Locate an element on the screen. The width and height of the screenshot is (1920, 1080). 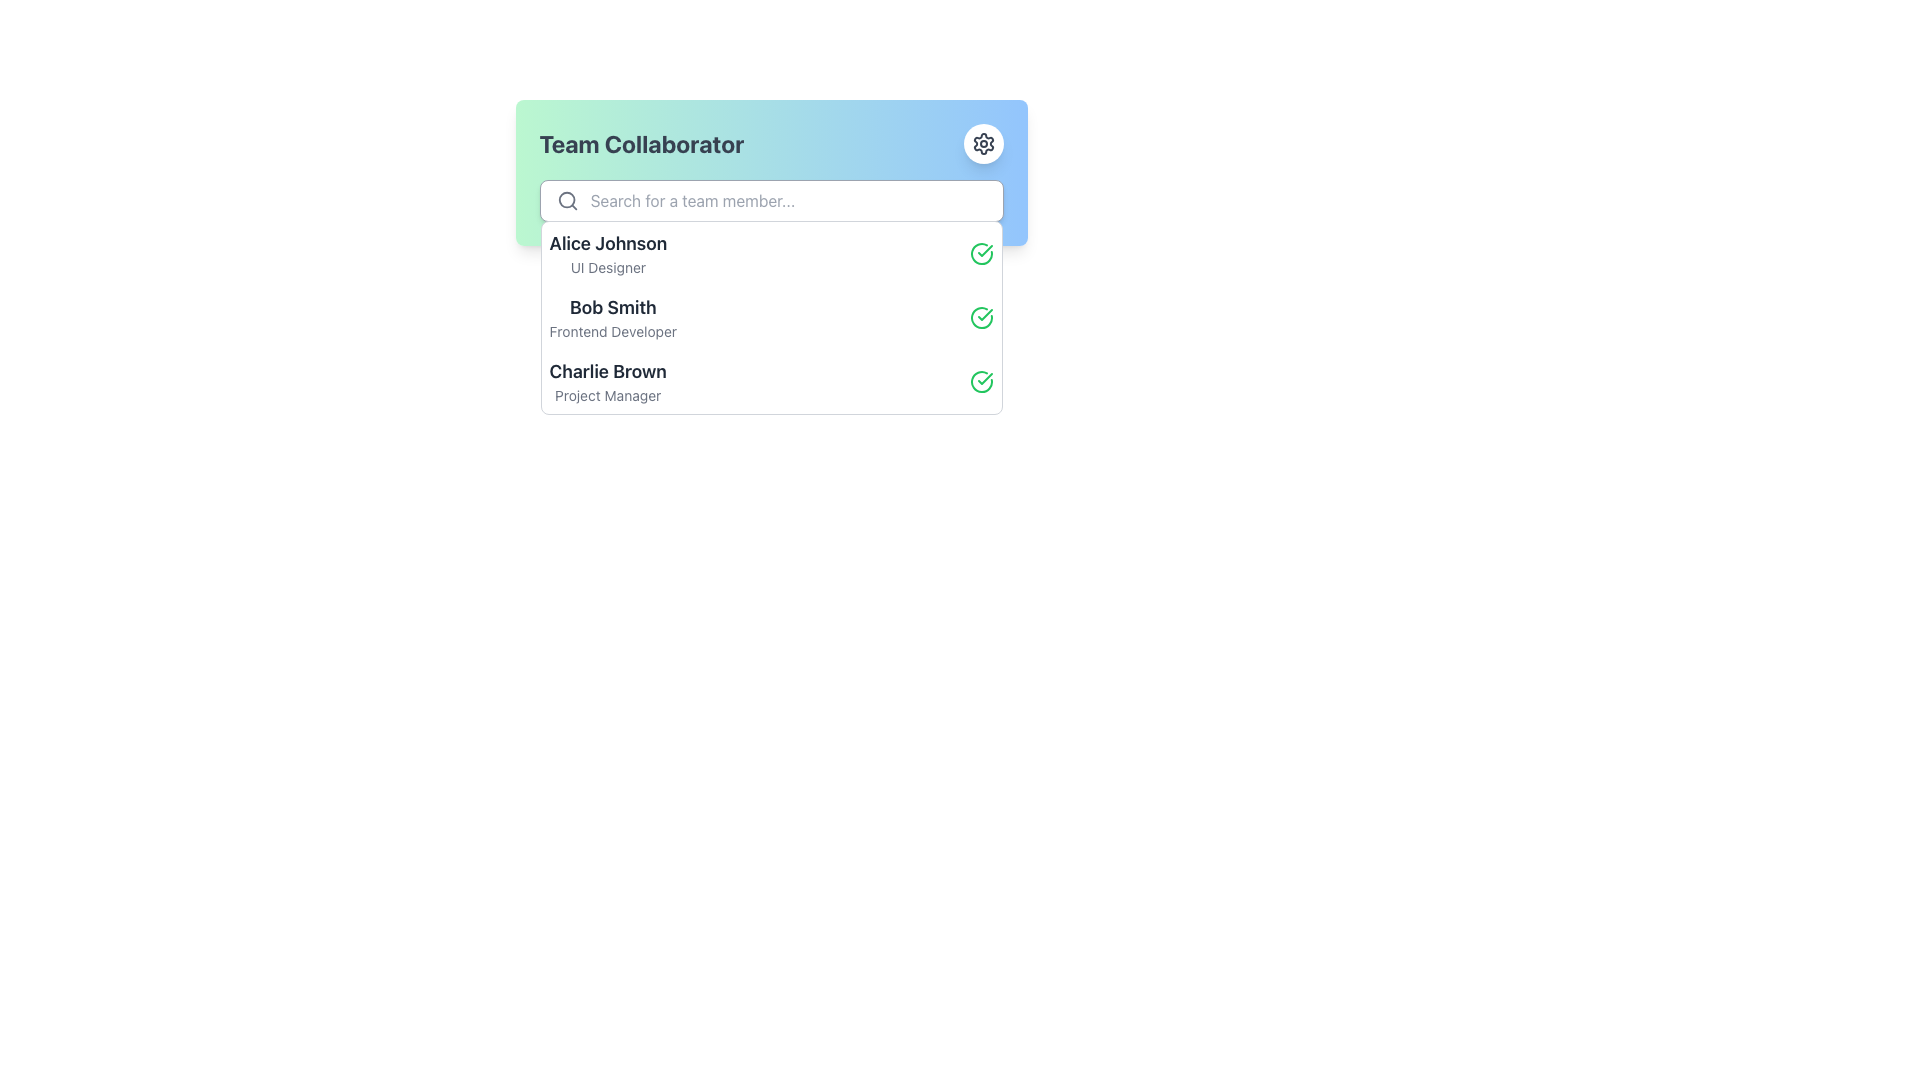
the small circular button with a white background and a gray gear icon located at the top-right corner of the 'Team Collaborator' section header is located at coordinates (983, 142).